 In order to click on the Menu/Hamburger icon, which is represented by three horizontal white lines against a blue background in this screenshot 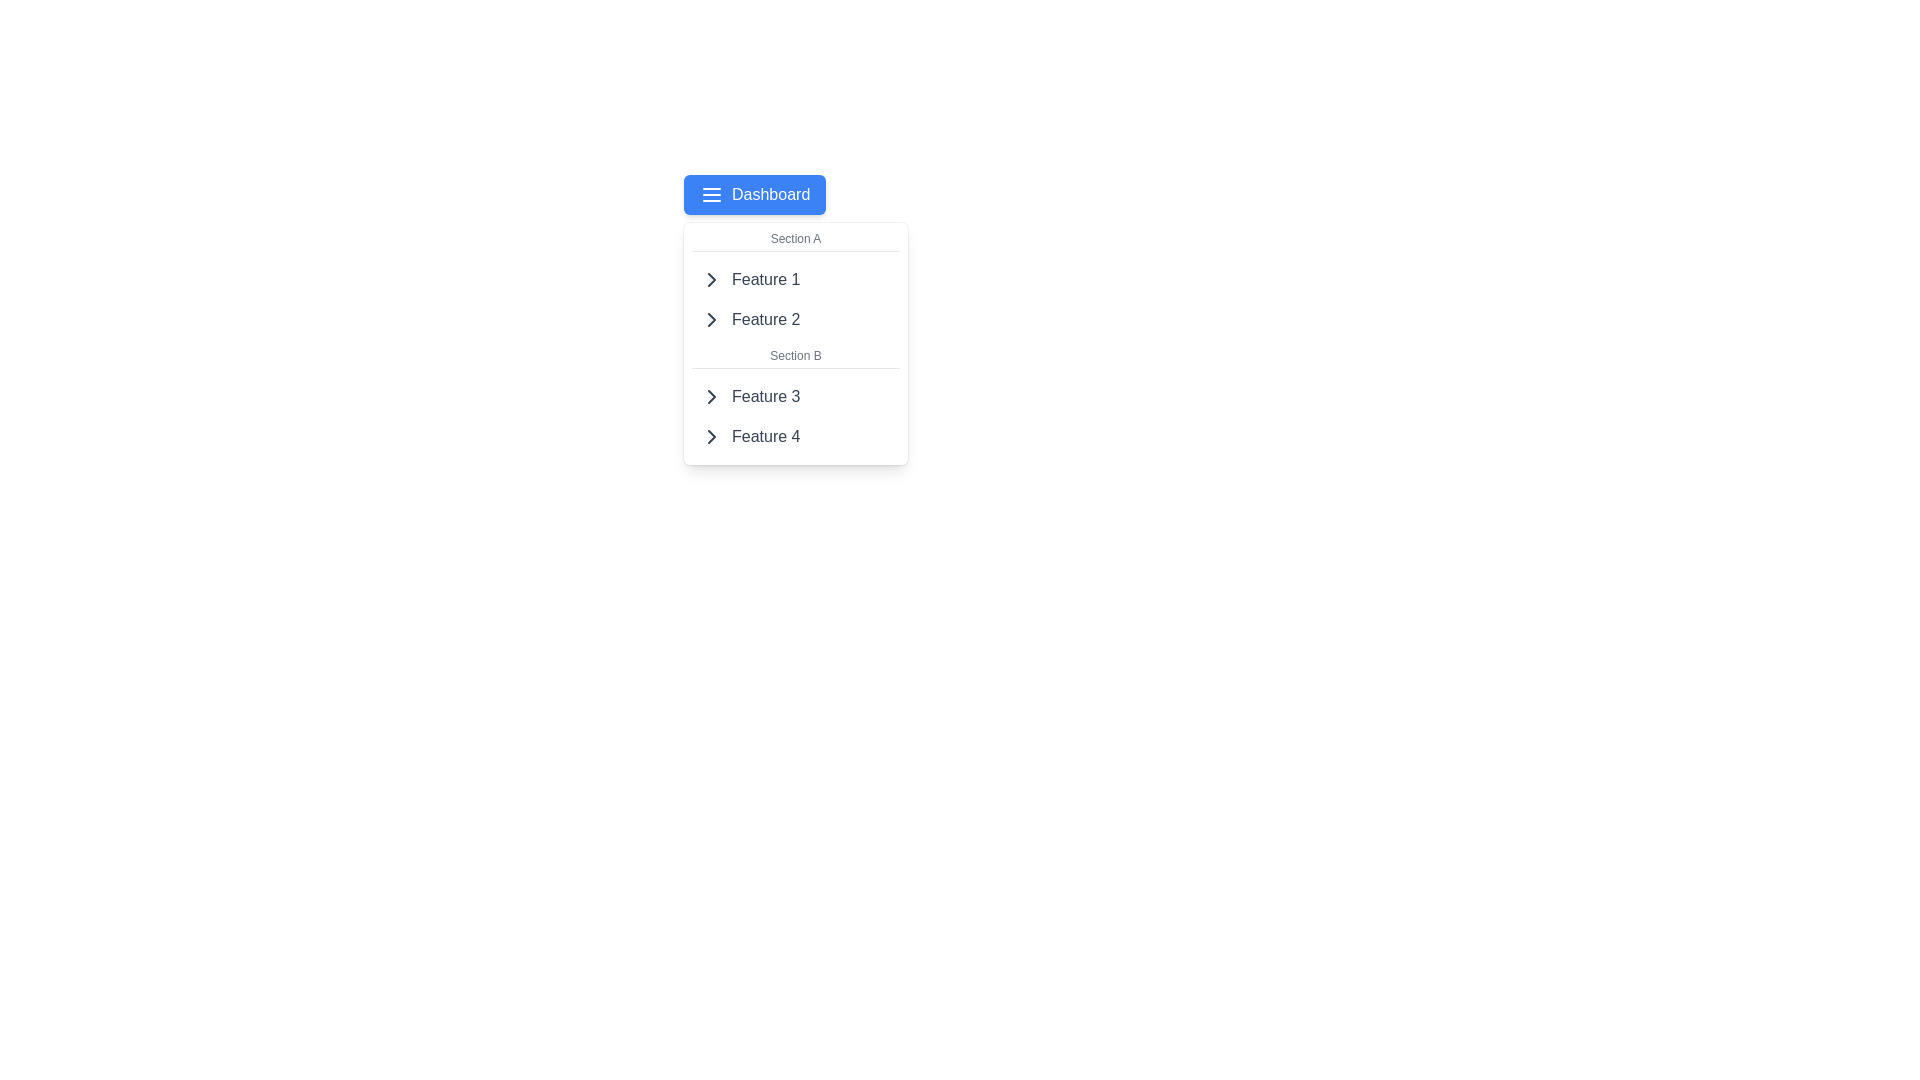, I will do `click(711, 195)`.